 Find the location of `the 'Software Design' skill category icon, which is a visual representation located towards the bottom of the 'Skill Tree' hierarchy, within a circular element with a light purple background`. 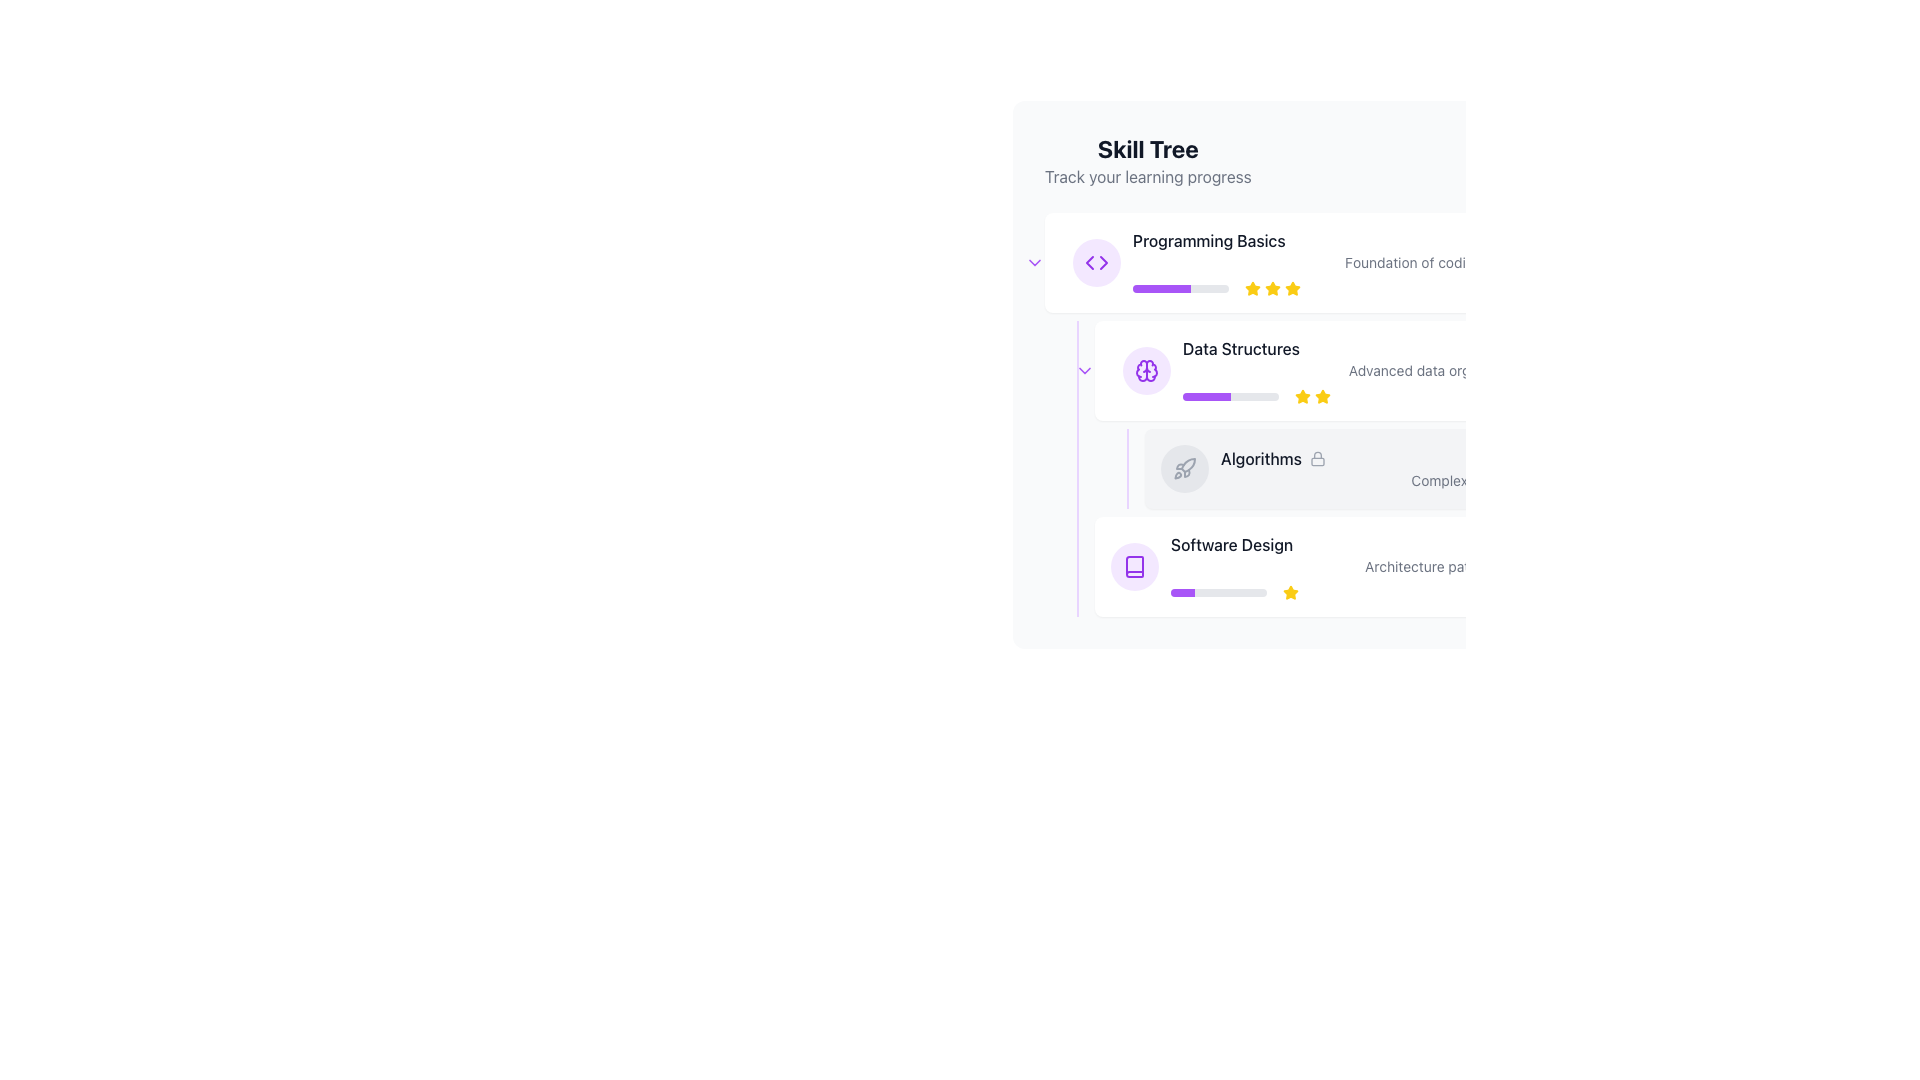

the 'Software Design' skill category icon, which is a visual representation located towards the bottom of the 'Skill Tree' hierarchy, within a circular element with a light purple background is located at coordinates (1134, 567).